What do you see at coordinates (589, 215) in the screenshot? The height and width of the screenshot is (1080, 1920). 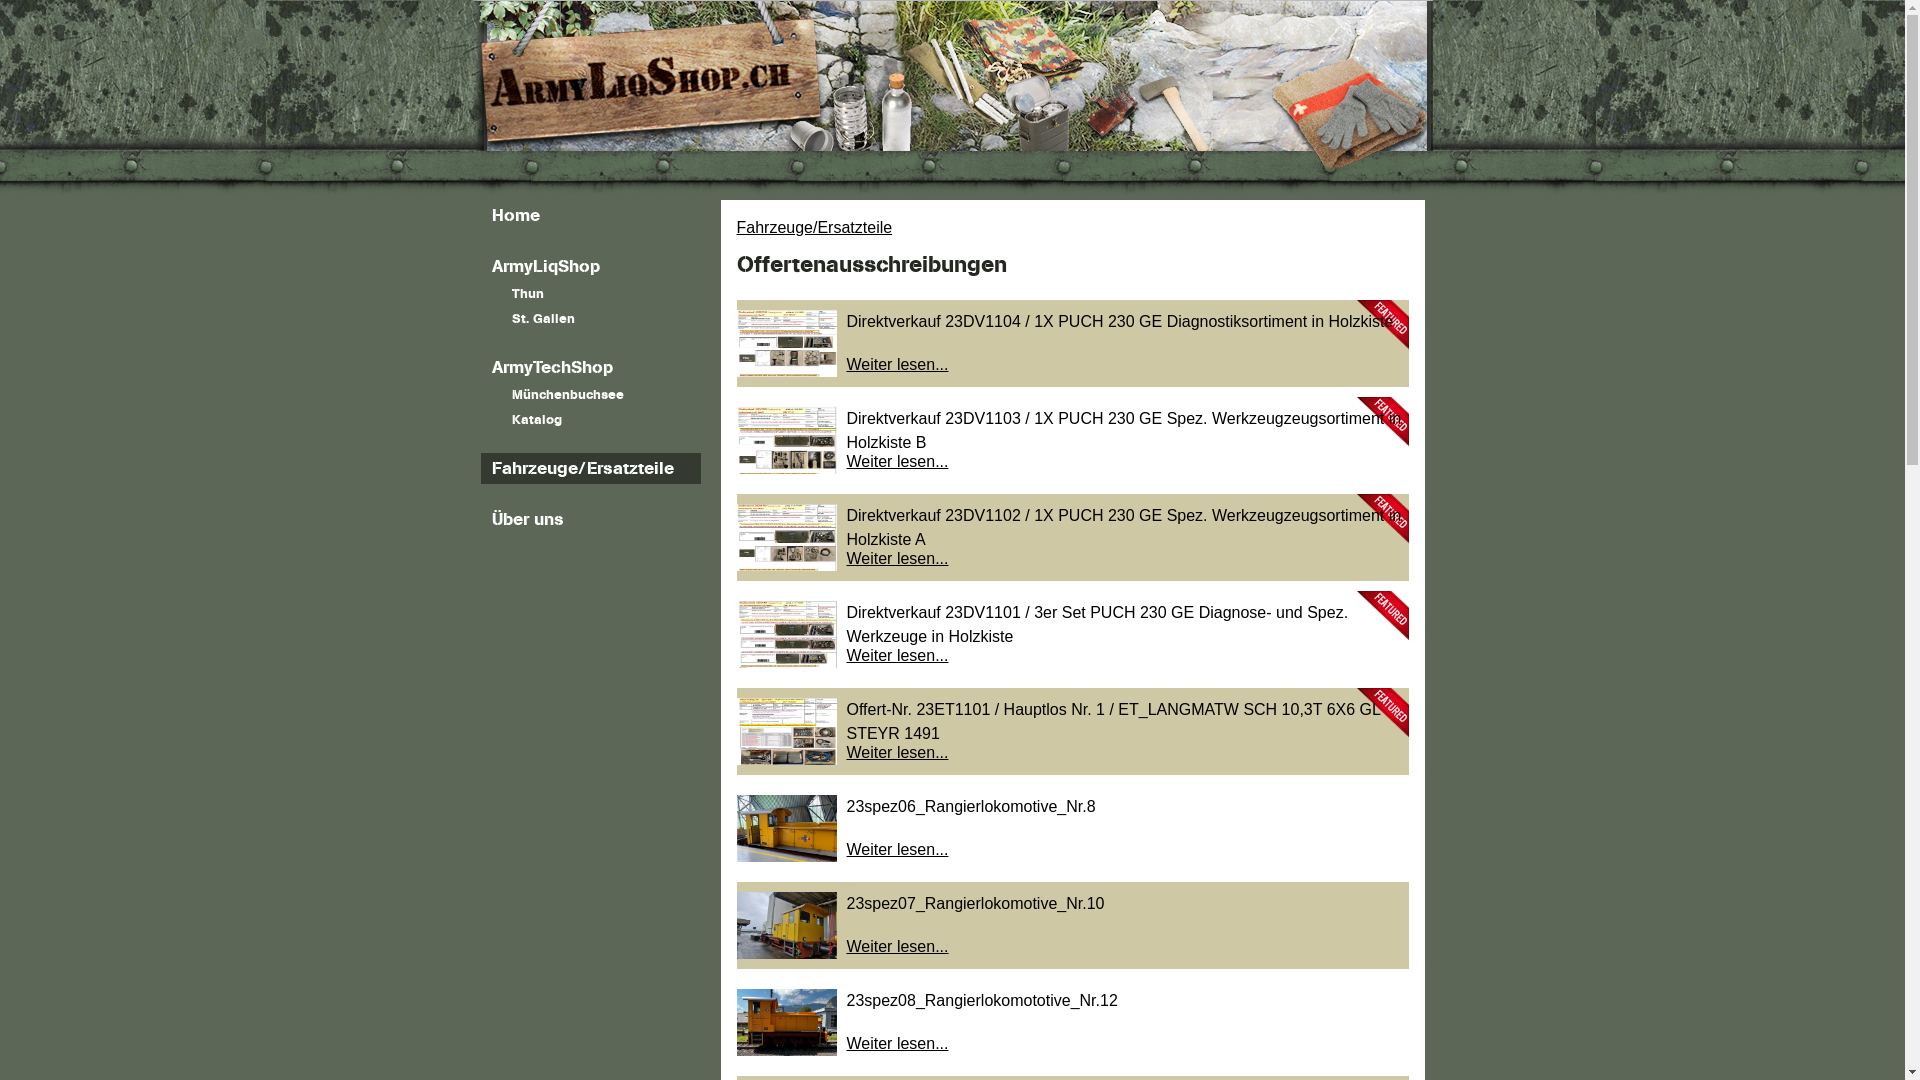 I see `'Home'` at bounding box center [589, 215].